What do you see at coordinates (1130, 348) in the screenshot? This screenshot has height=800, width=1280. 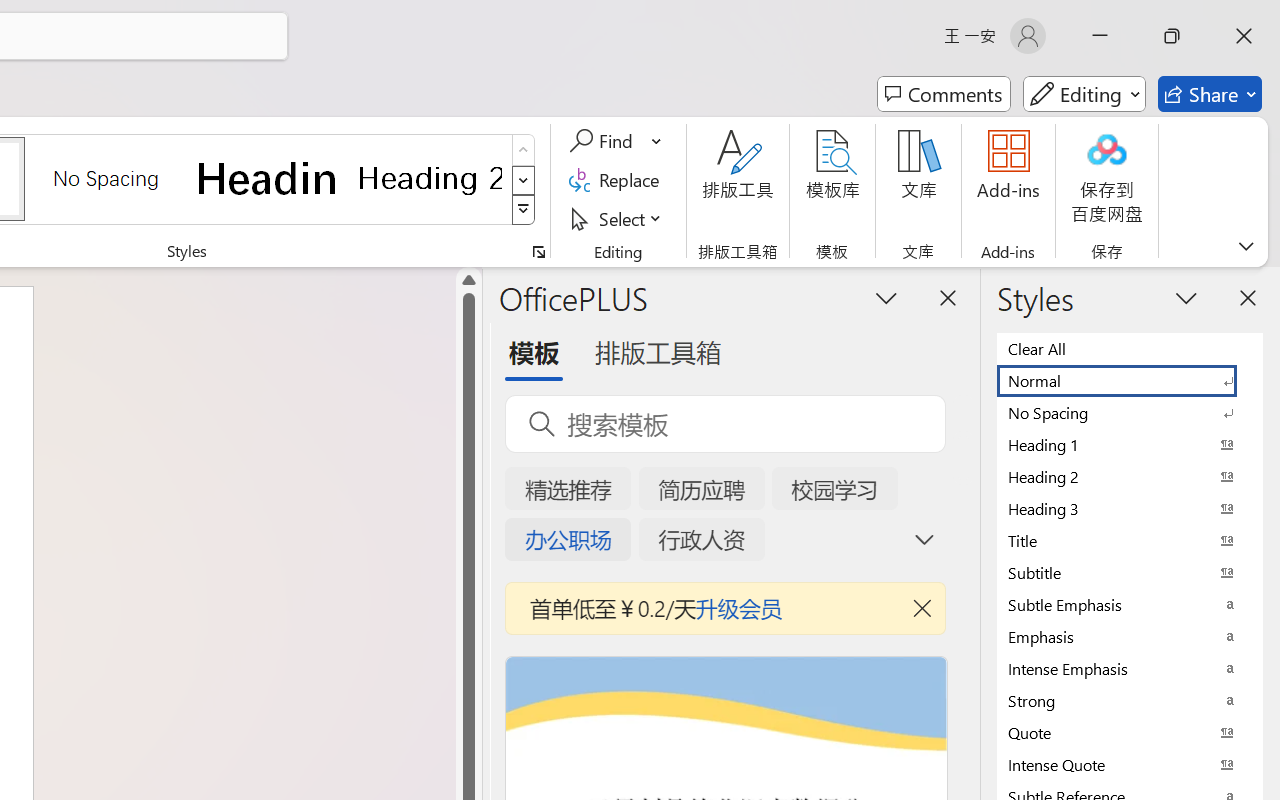 I see `'Clear All'` at bounding box center [1130, 348].